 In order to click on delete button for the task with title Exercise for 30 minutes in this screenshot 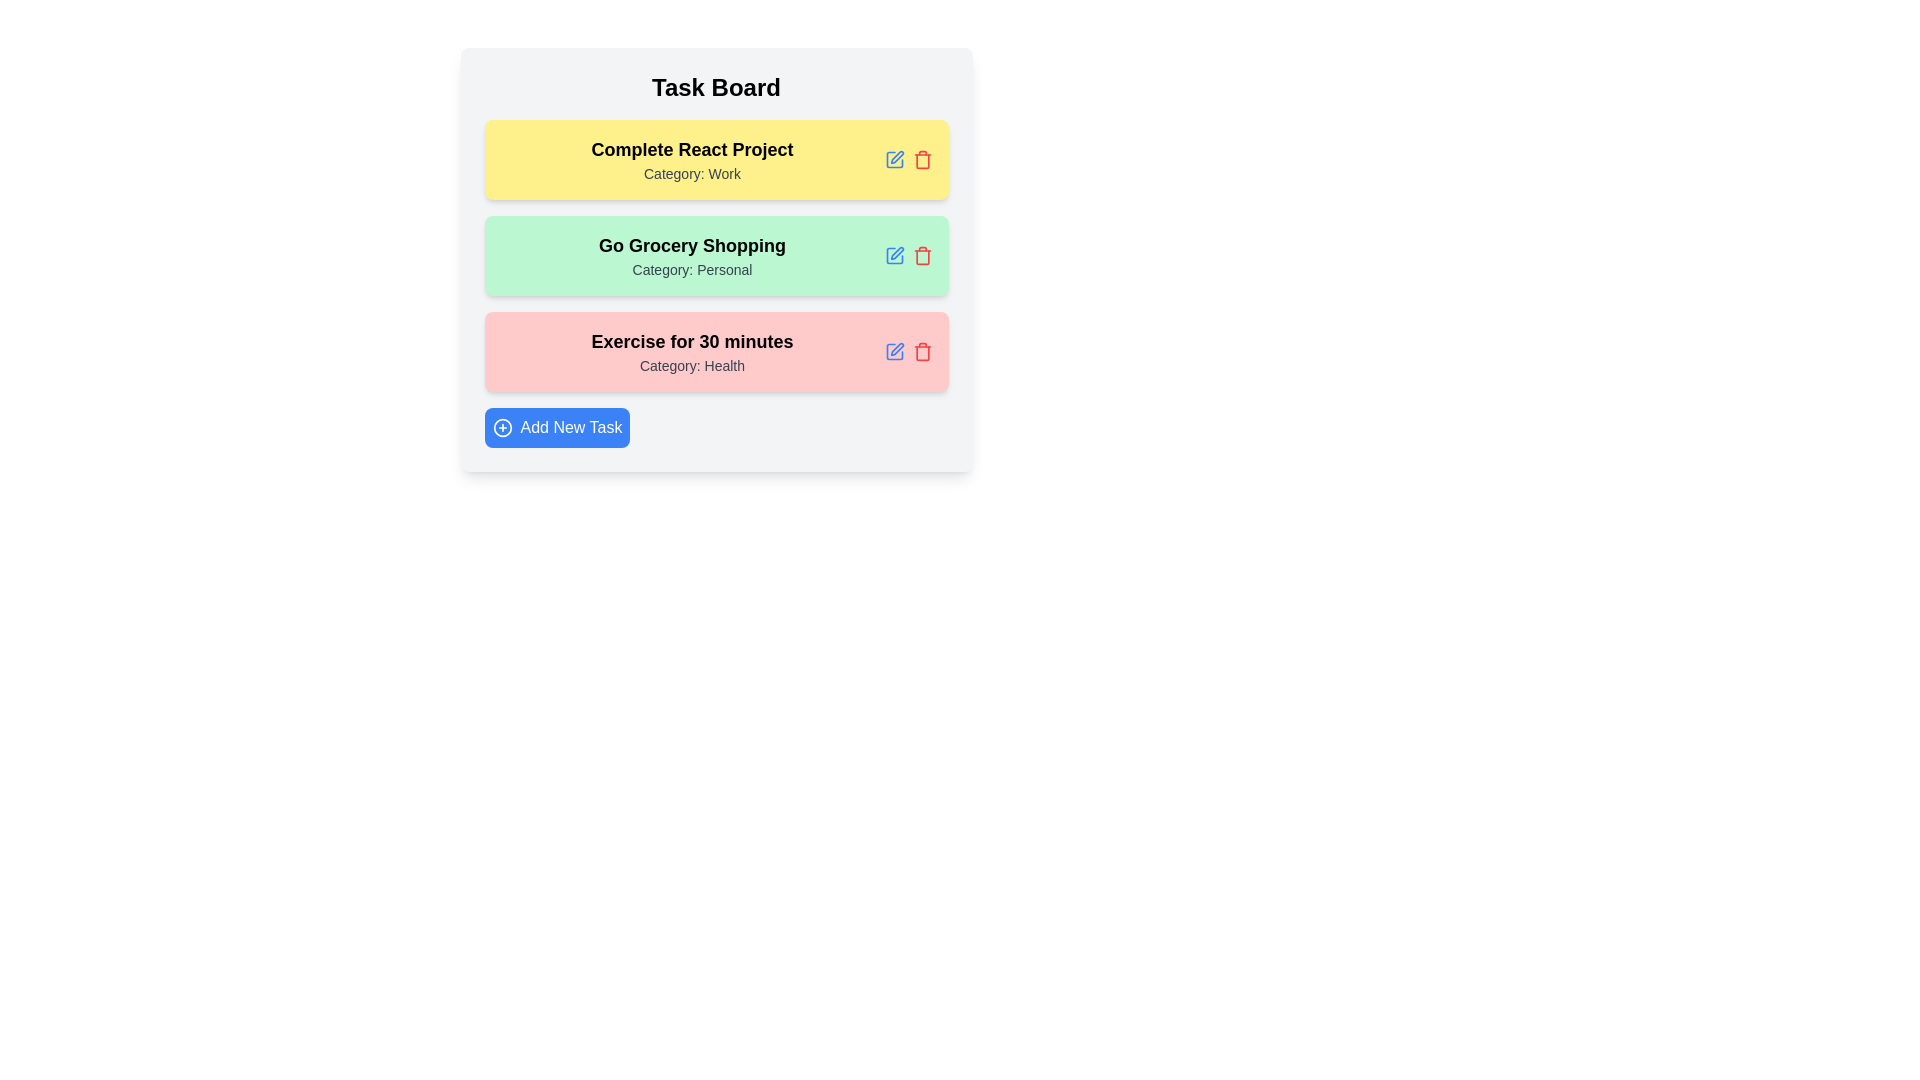, I will do `click(921, 350)`.